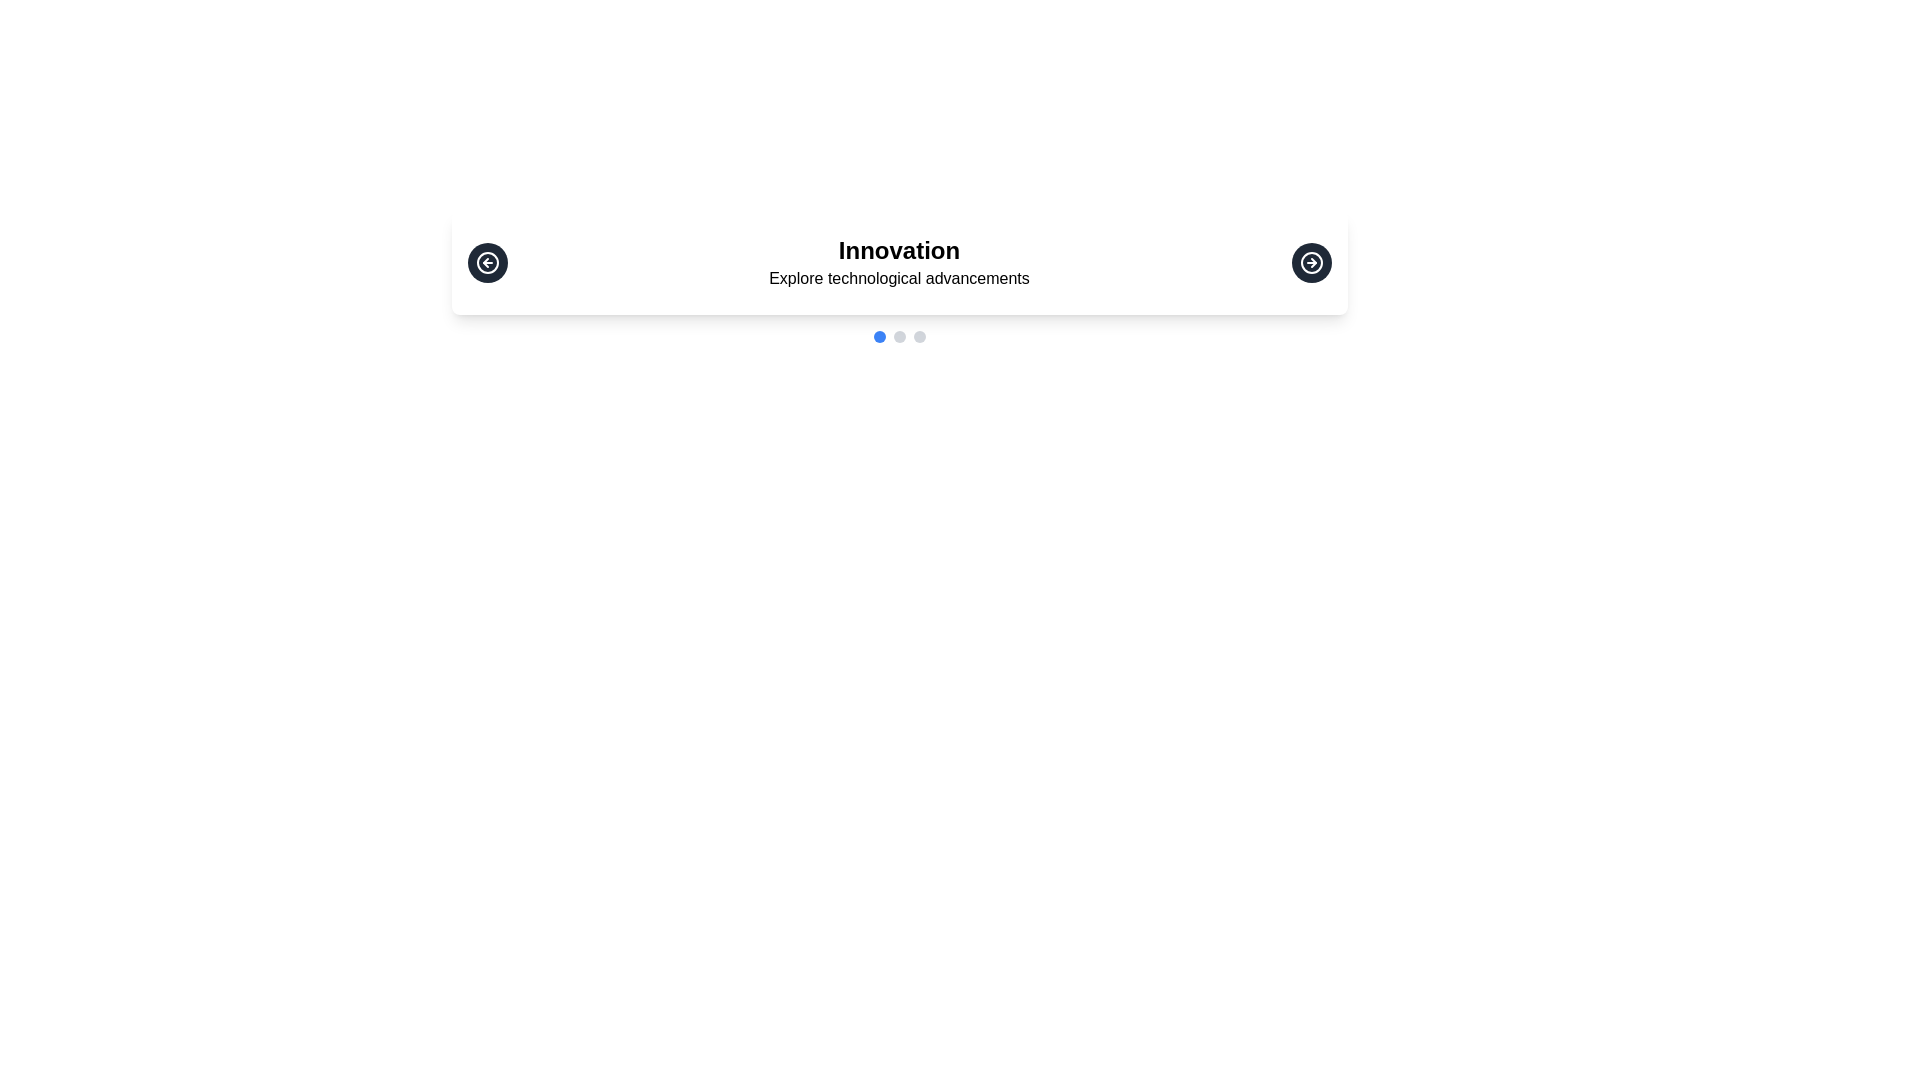 The width and height of the screenshot is (1920, 1080). I want to click on text content of the Text block that contains a bold heading 'Innovation' and a subtitle 'Explore technological advancements', so click(898, 277).